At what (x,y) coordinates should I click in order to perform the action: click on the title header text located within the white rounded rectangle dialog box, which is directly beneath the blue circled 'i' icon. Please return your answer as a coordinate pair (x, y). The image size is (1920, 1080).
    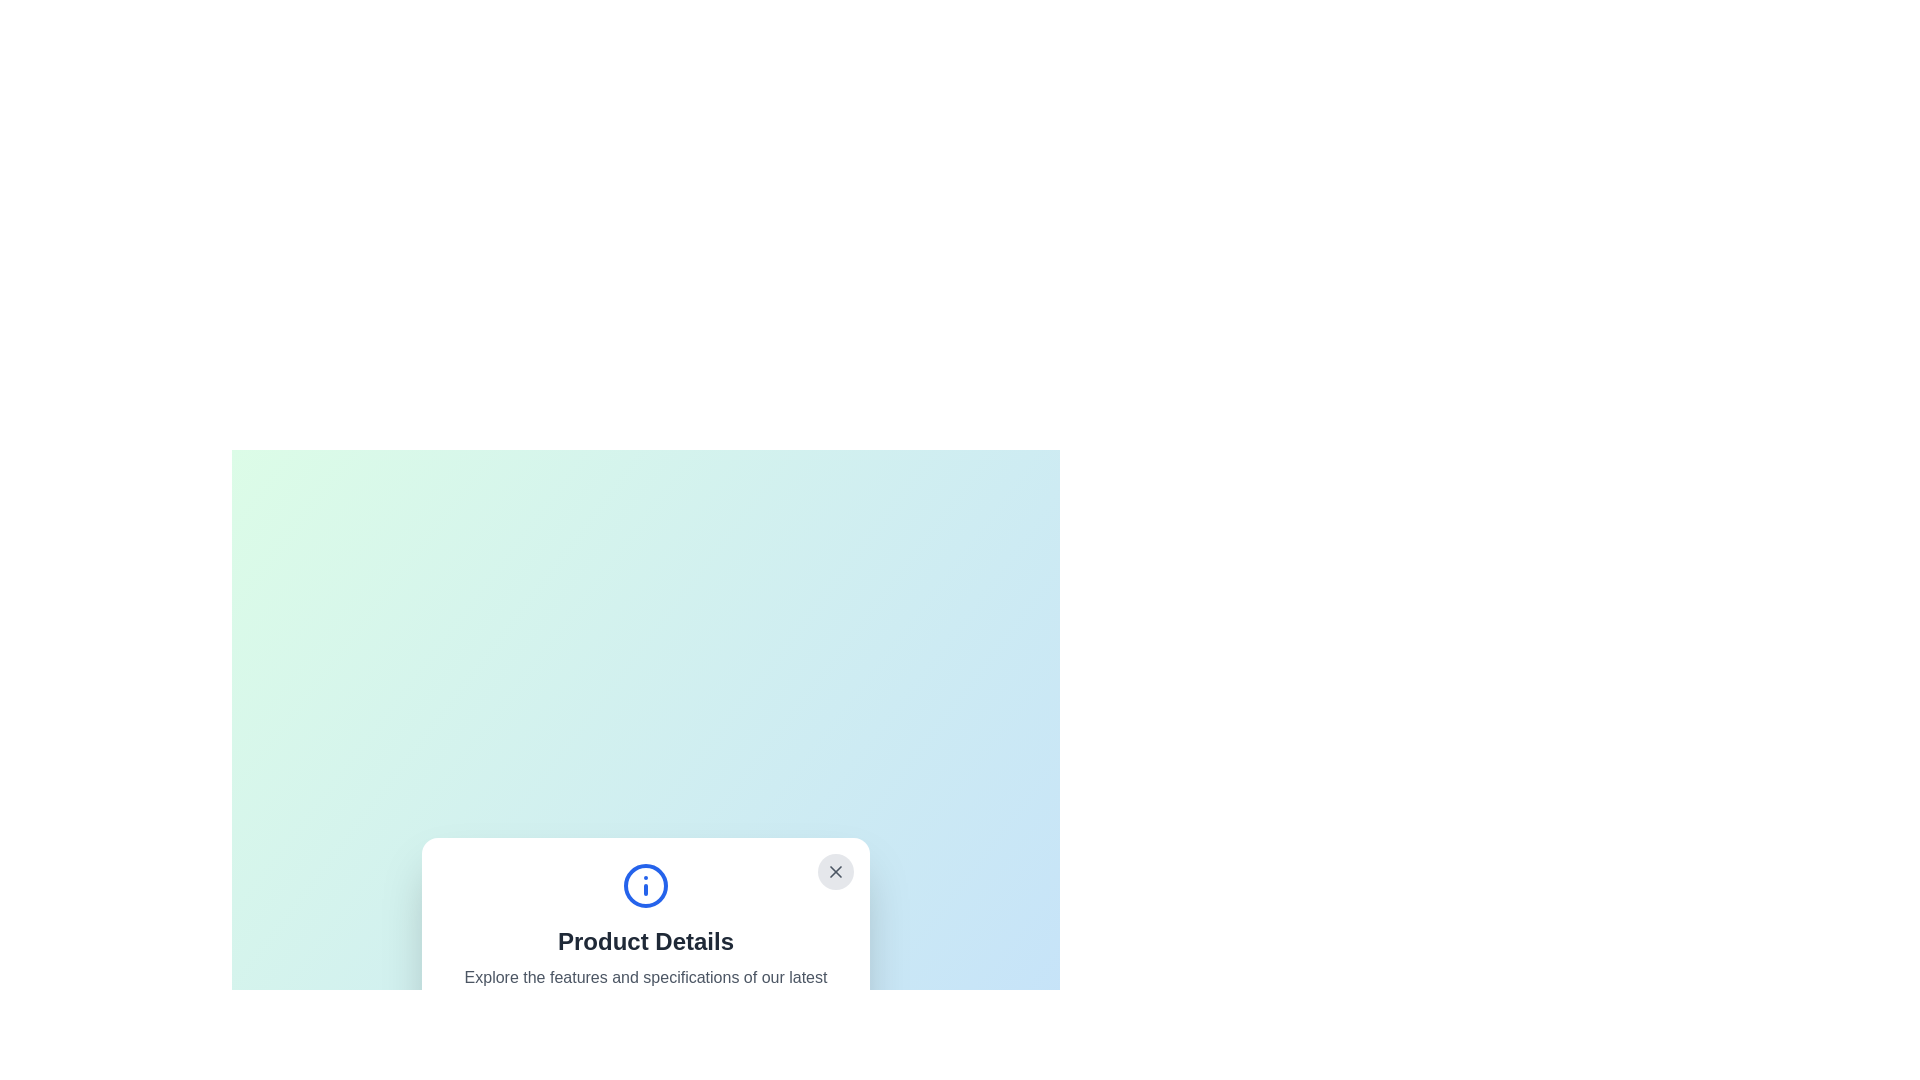
    Looking at the image, I should click on (646, 941).